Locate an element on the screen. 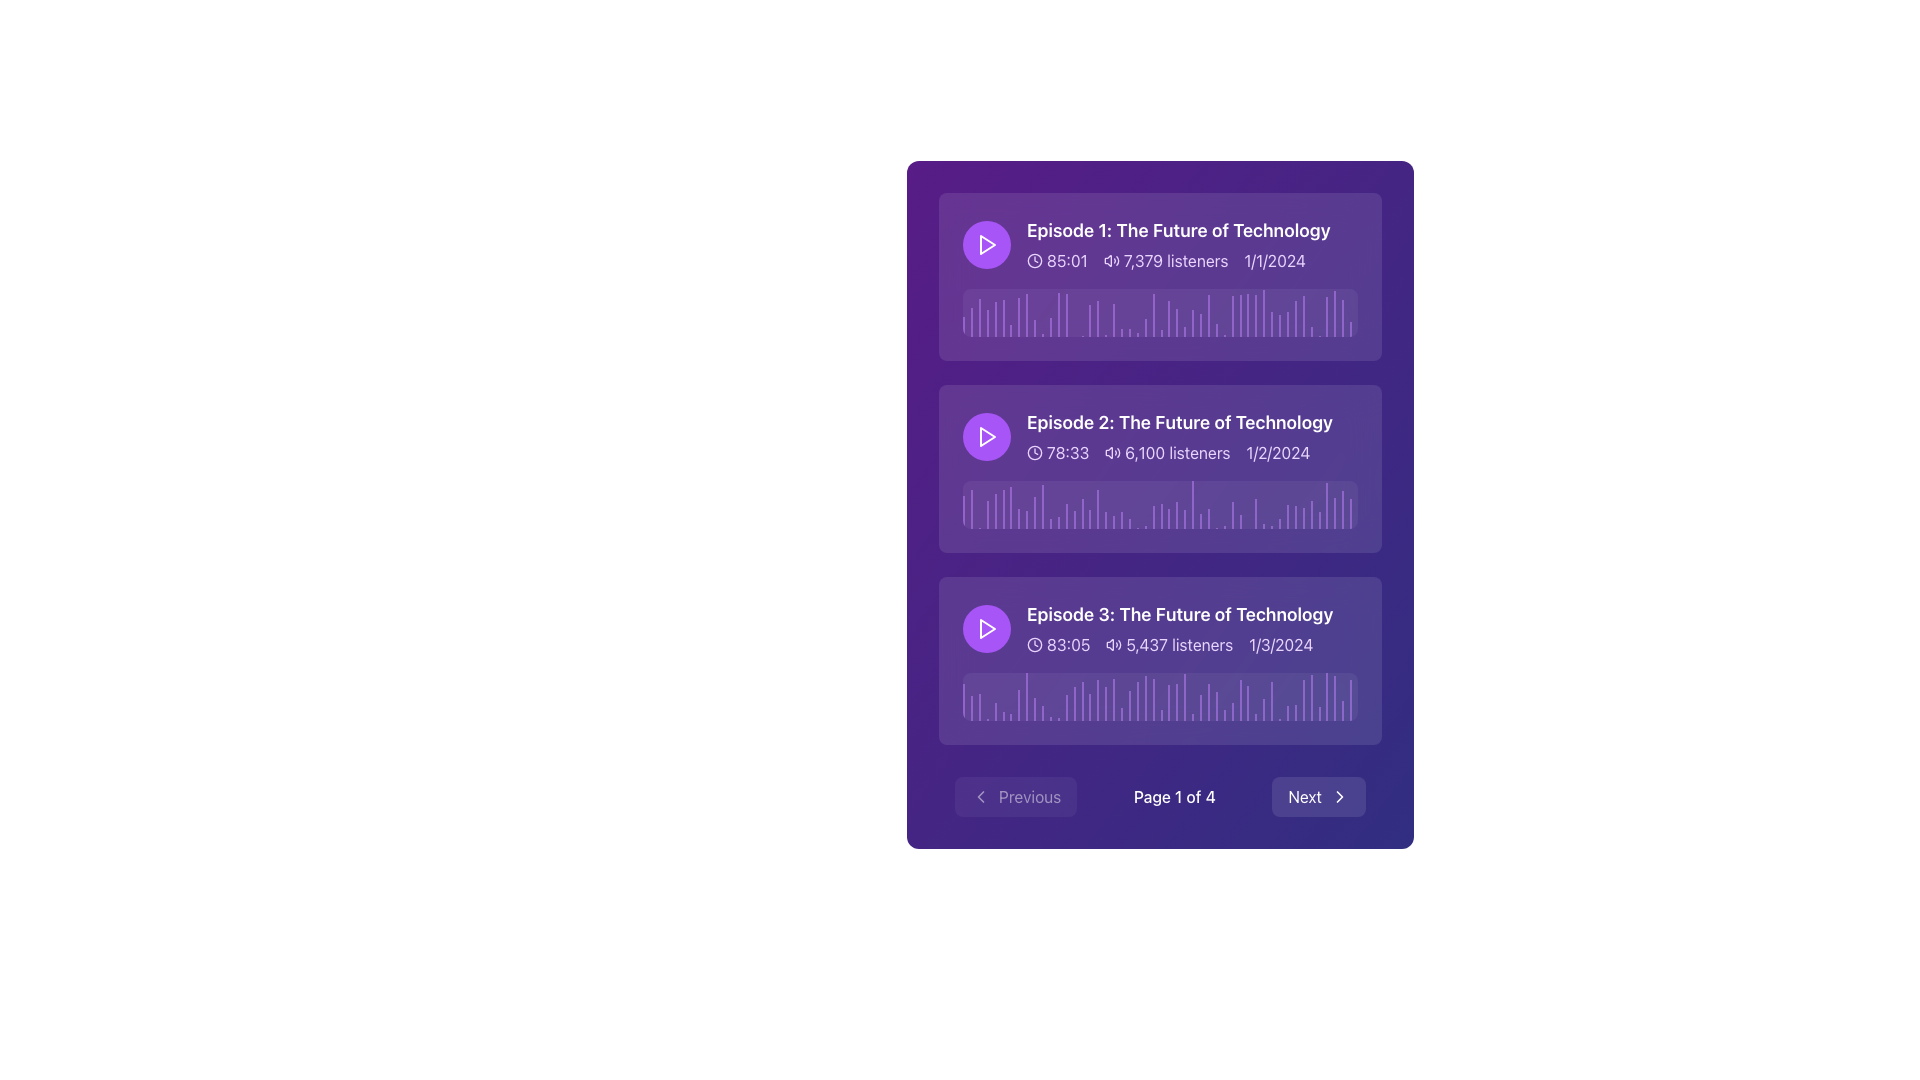 The height and width of the screenshot is (1080, 1920). the 16th vertical graphical bar in the sound wave visualization of the third podcast entry is located at coordinates (1081, 700).